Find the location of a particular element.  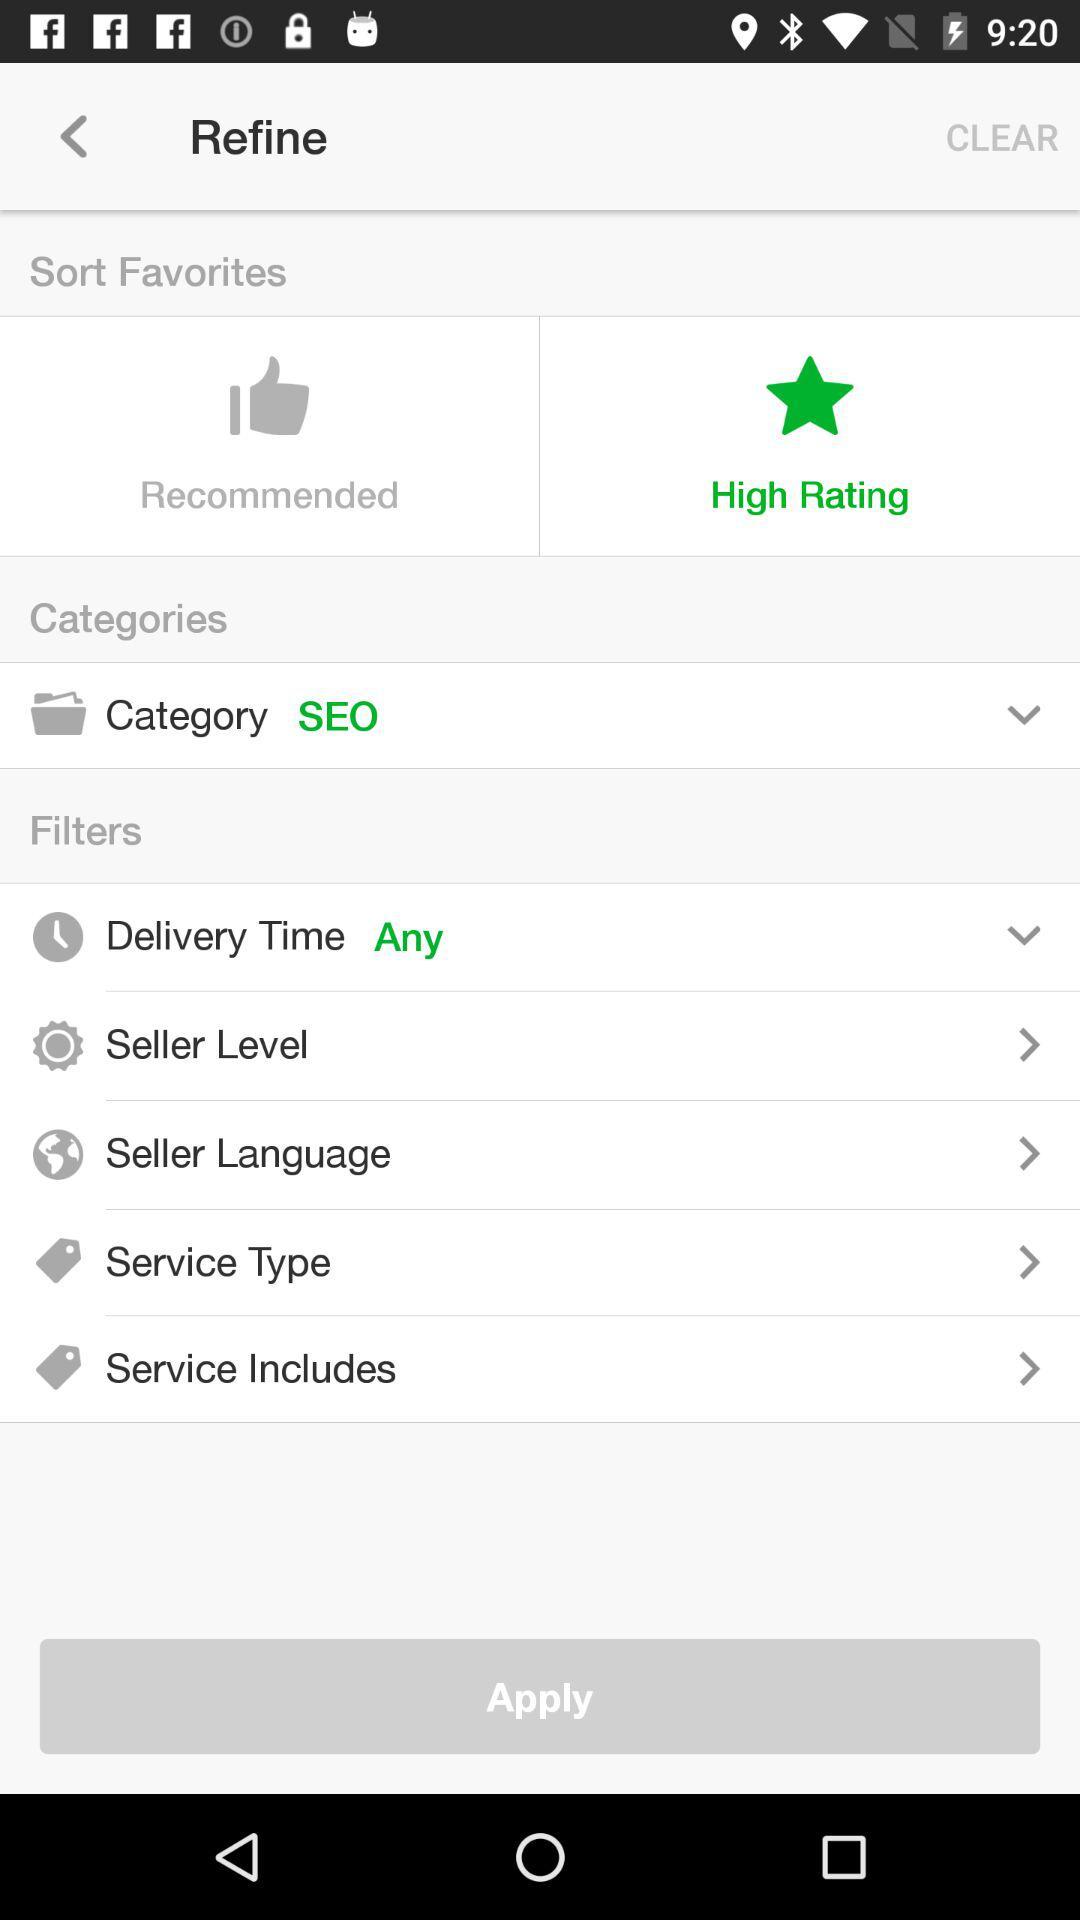

apply item is located at coordinates (540, 1695).